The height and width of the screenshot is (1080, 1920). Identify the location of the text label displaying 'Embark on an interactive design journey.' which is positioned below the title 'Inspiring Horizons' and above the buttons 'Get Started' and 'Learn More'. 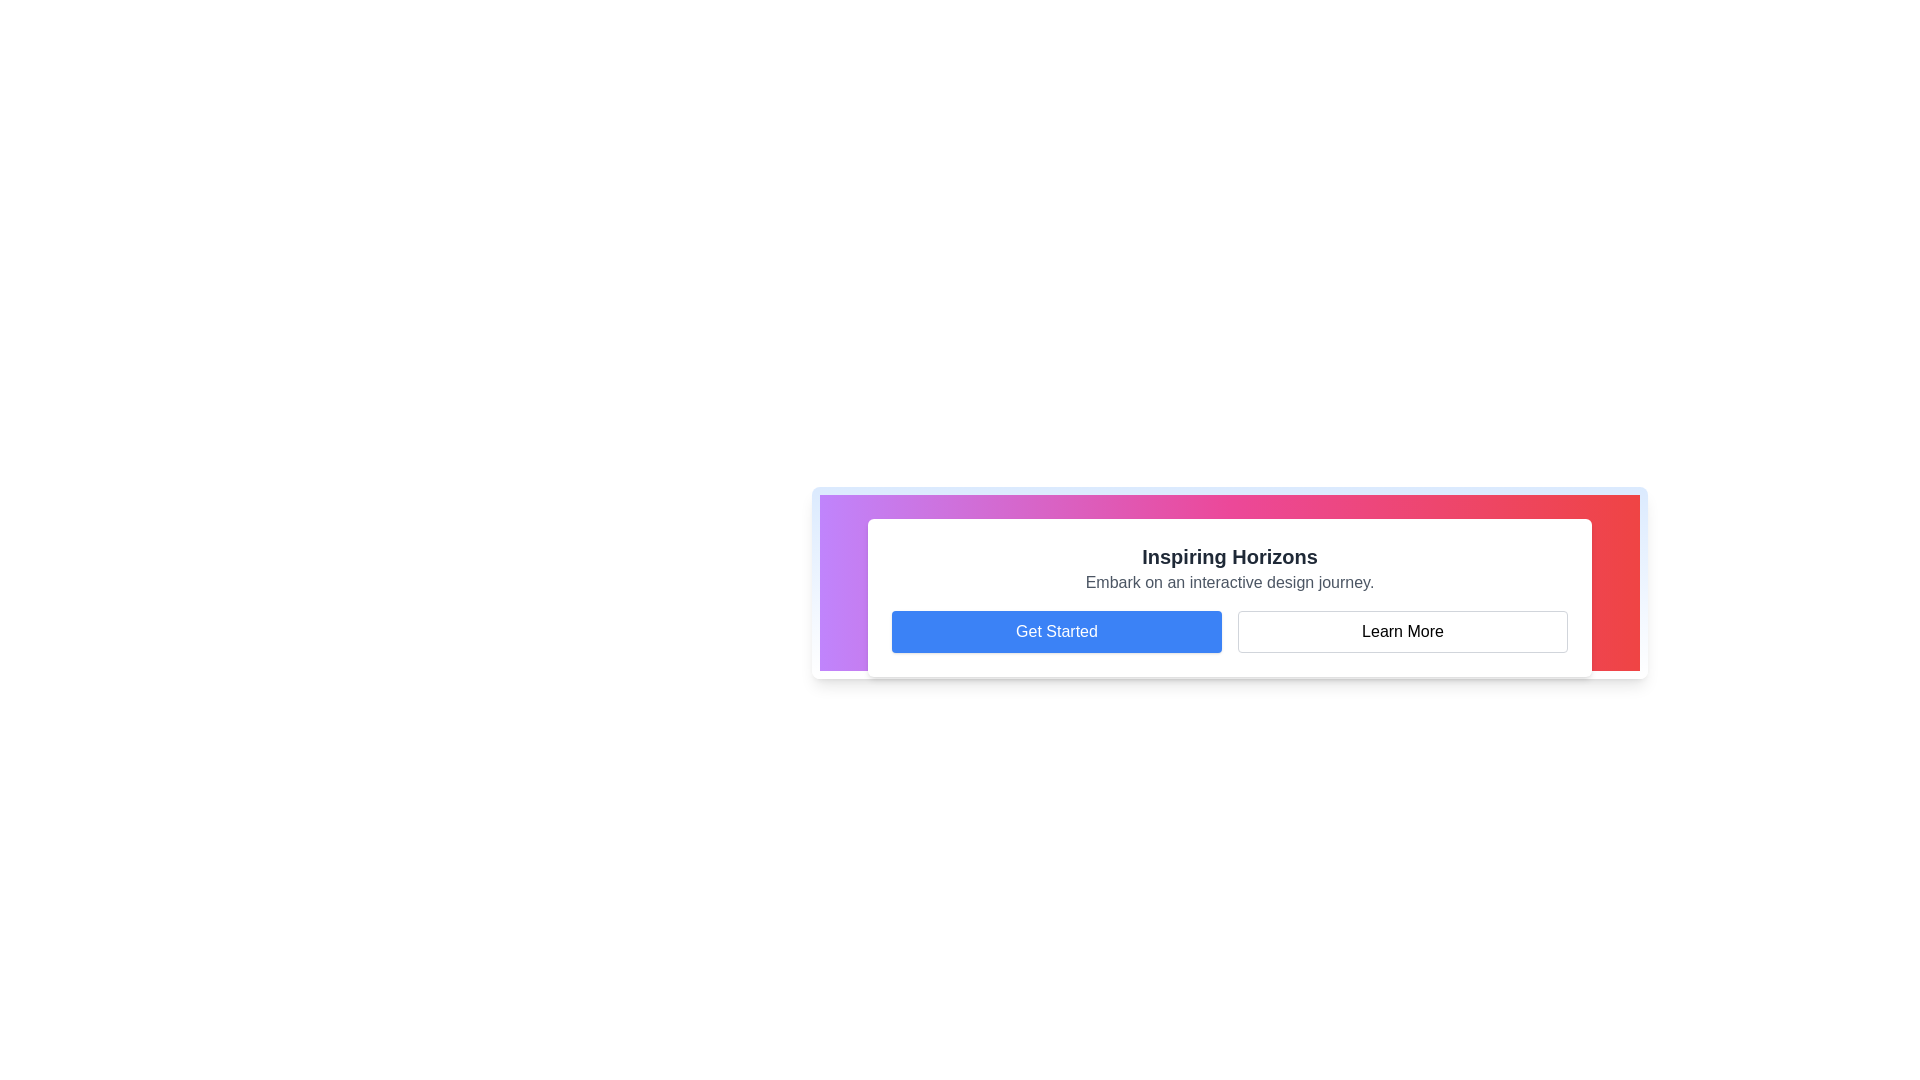
(1228, 582).